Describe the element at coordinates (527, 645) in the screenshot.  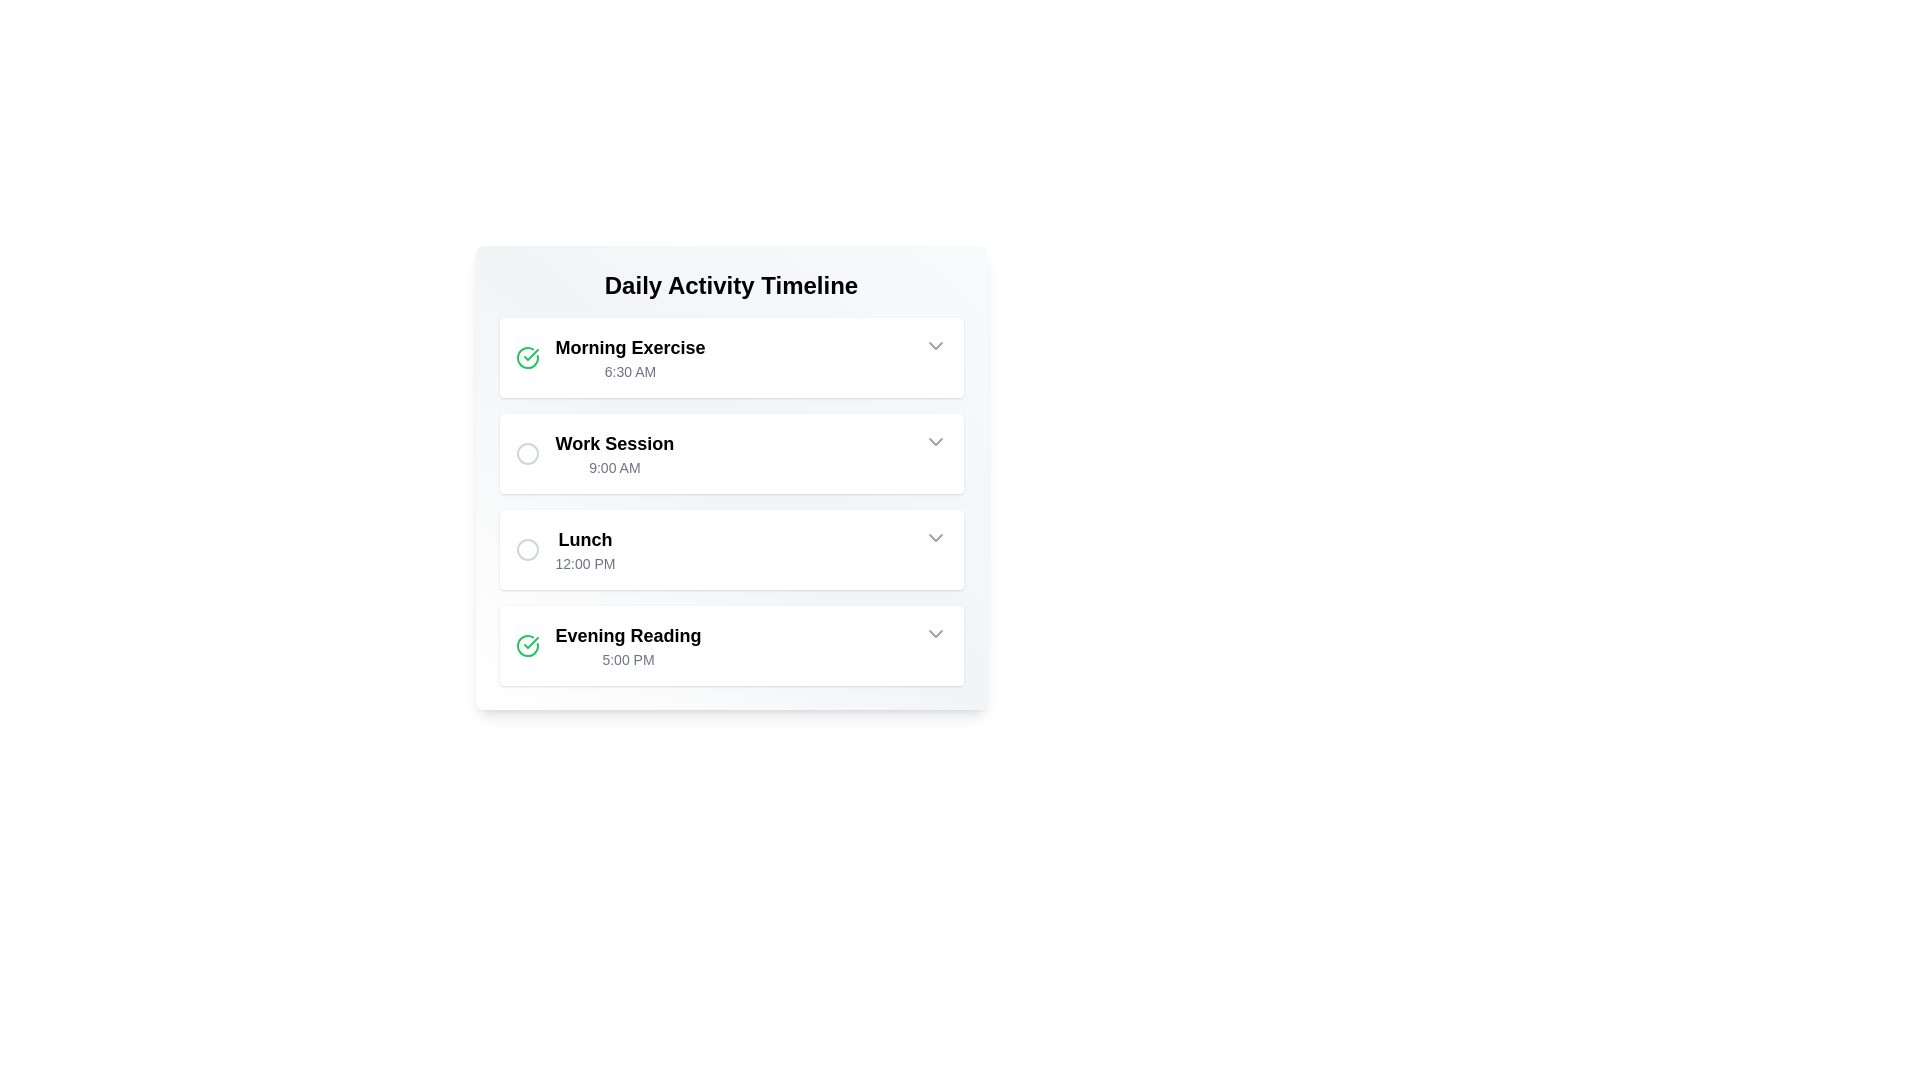
I see `the icon indicating the completion of the 'Evening Reading' activity in the 'Evening Reading 5:00 PM' row, located on the leftmost side of the row` at that location.